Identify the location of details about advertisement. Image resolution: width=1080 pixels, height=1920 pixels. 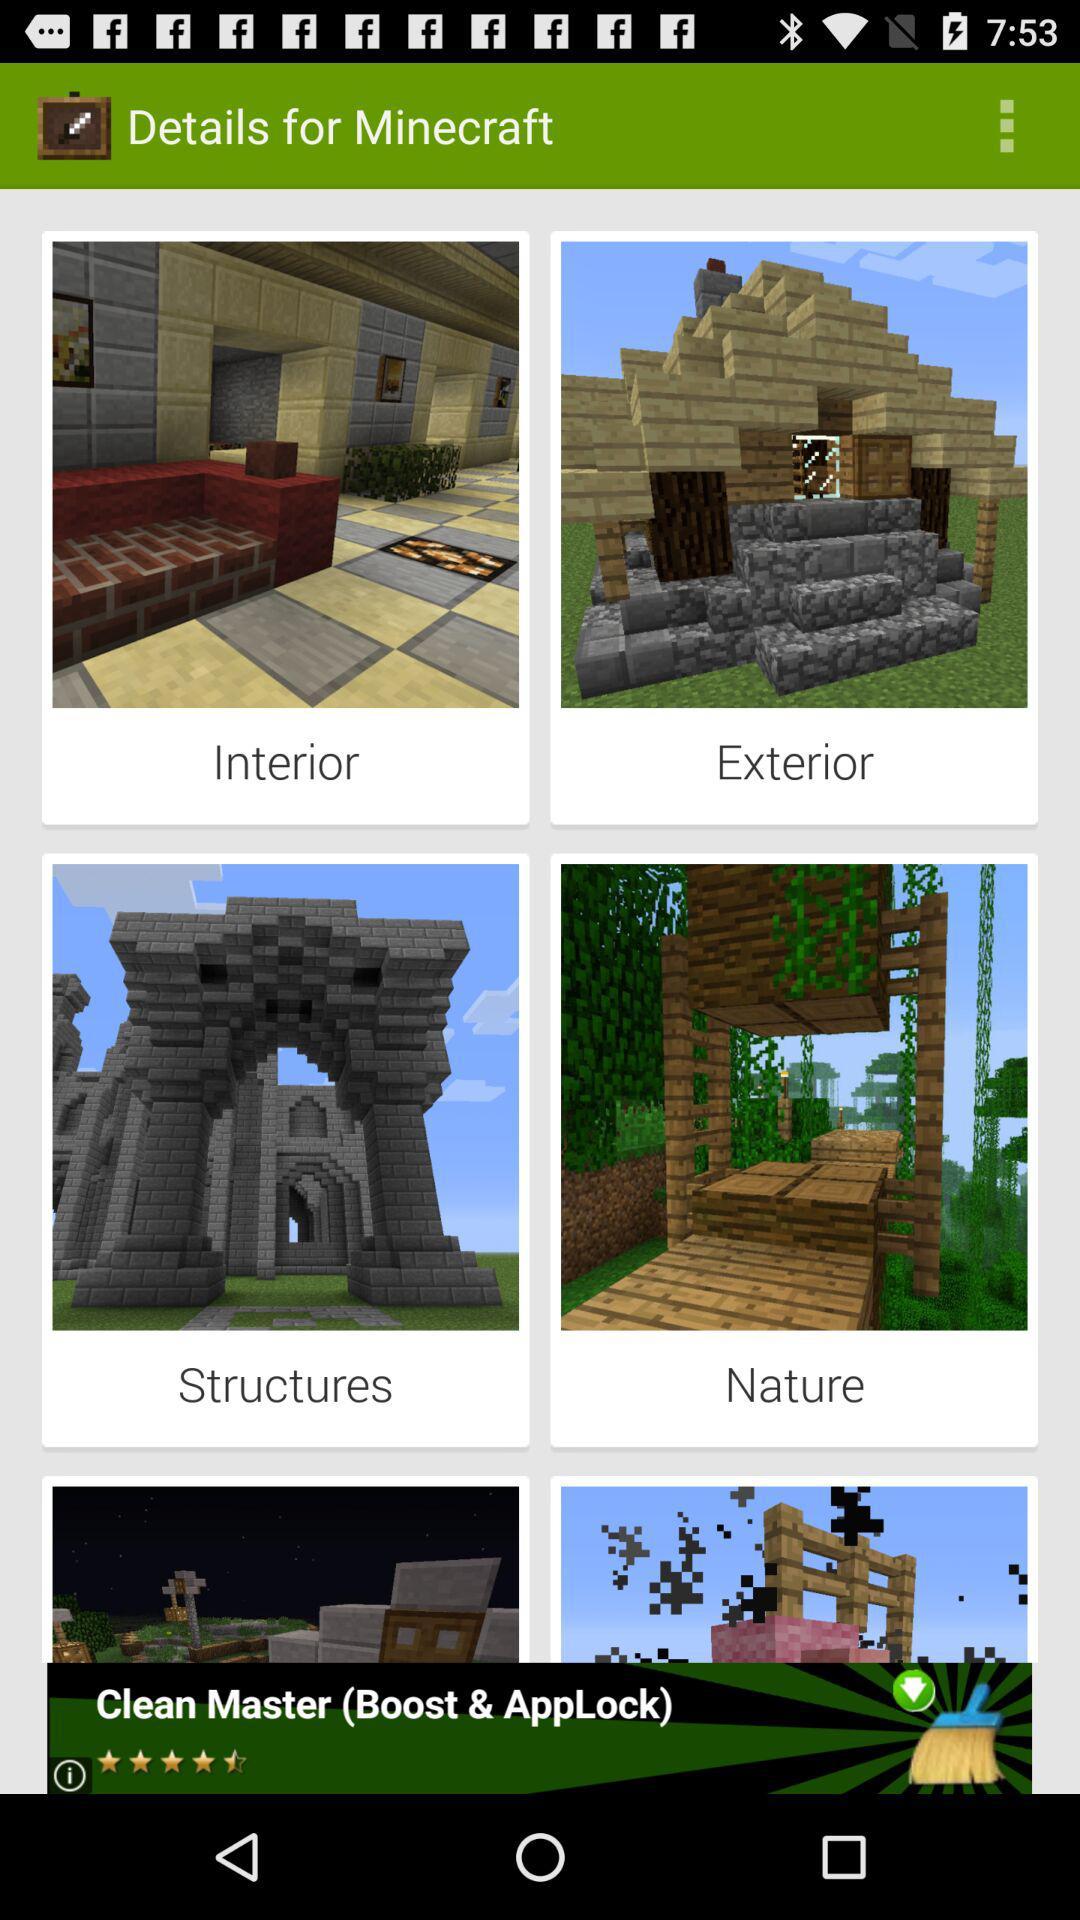
(538, 1727).